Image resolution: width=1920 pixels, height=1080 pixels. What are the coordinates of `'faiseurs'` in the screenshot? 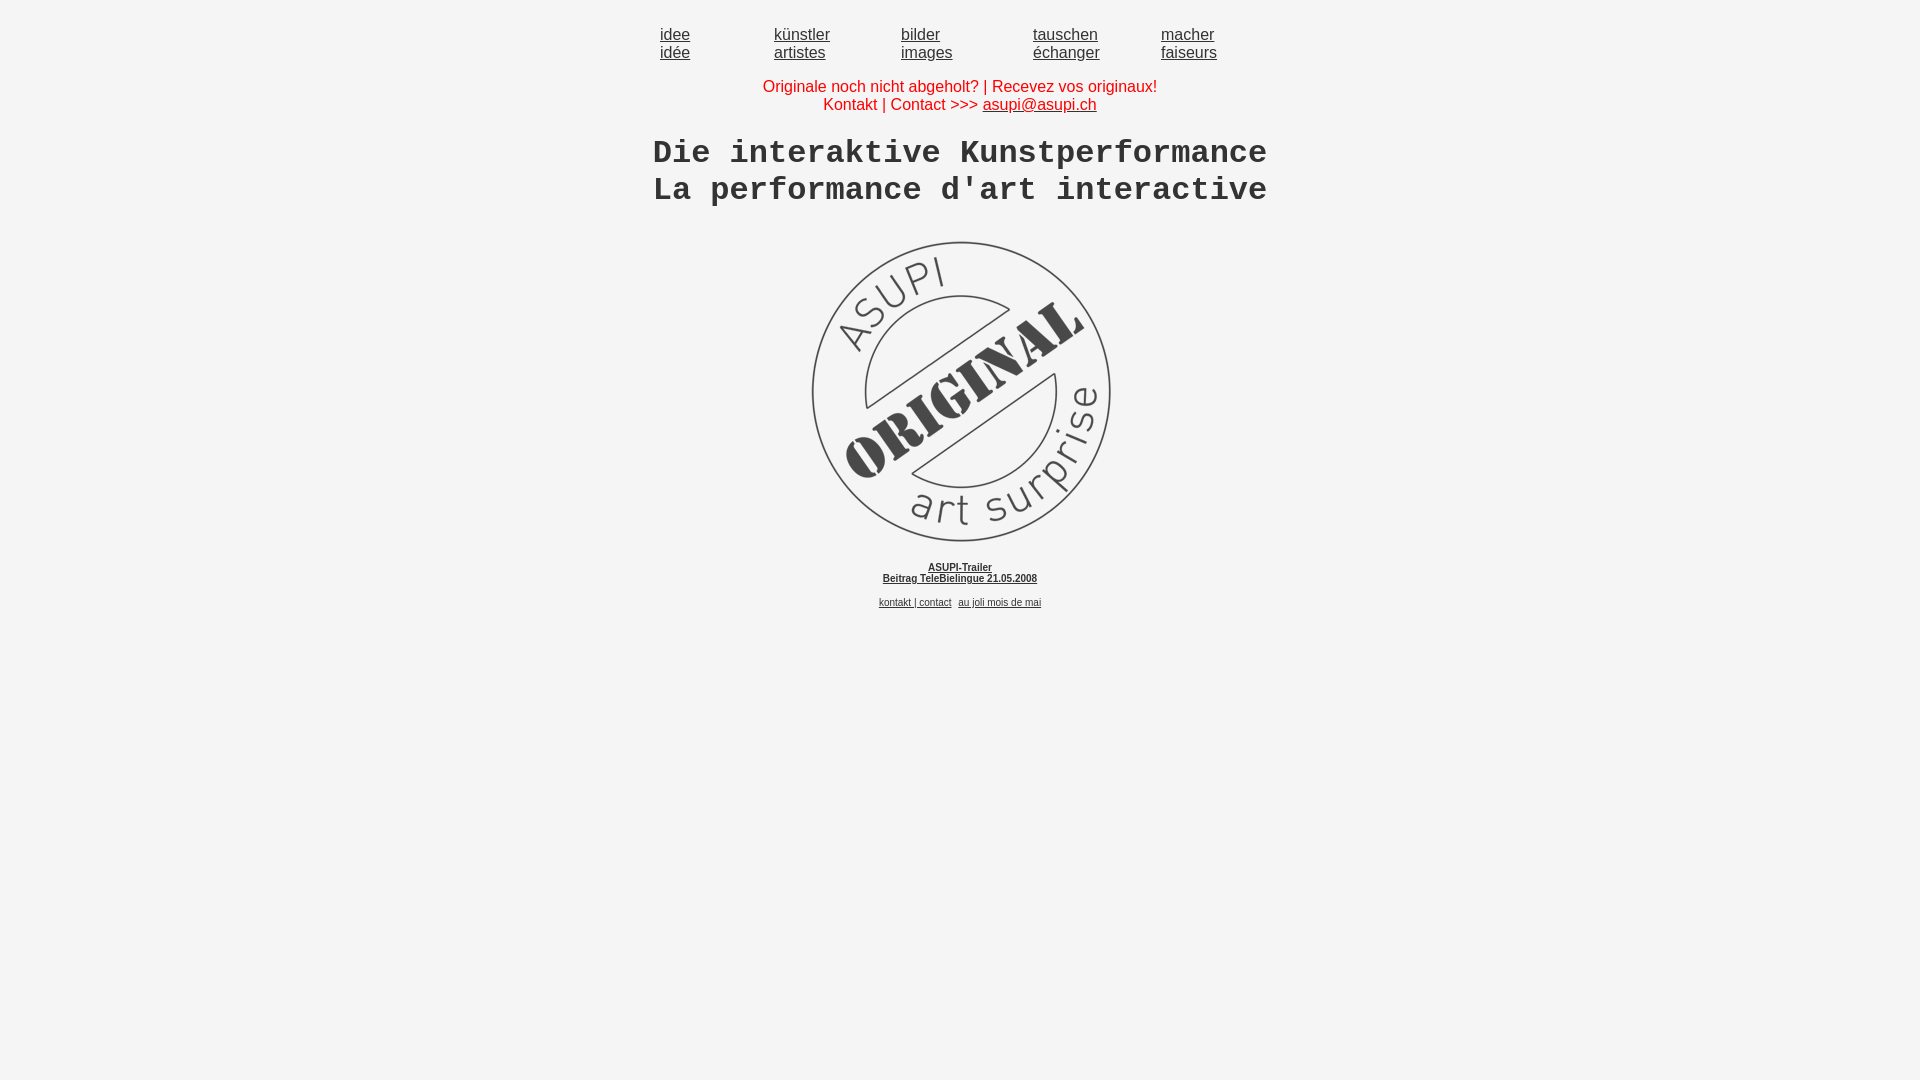 It's located at (1189, 51).